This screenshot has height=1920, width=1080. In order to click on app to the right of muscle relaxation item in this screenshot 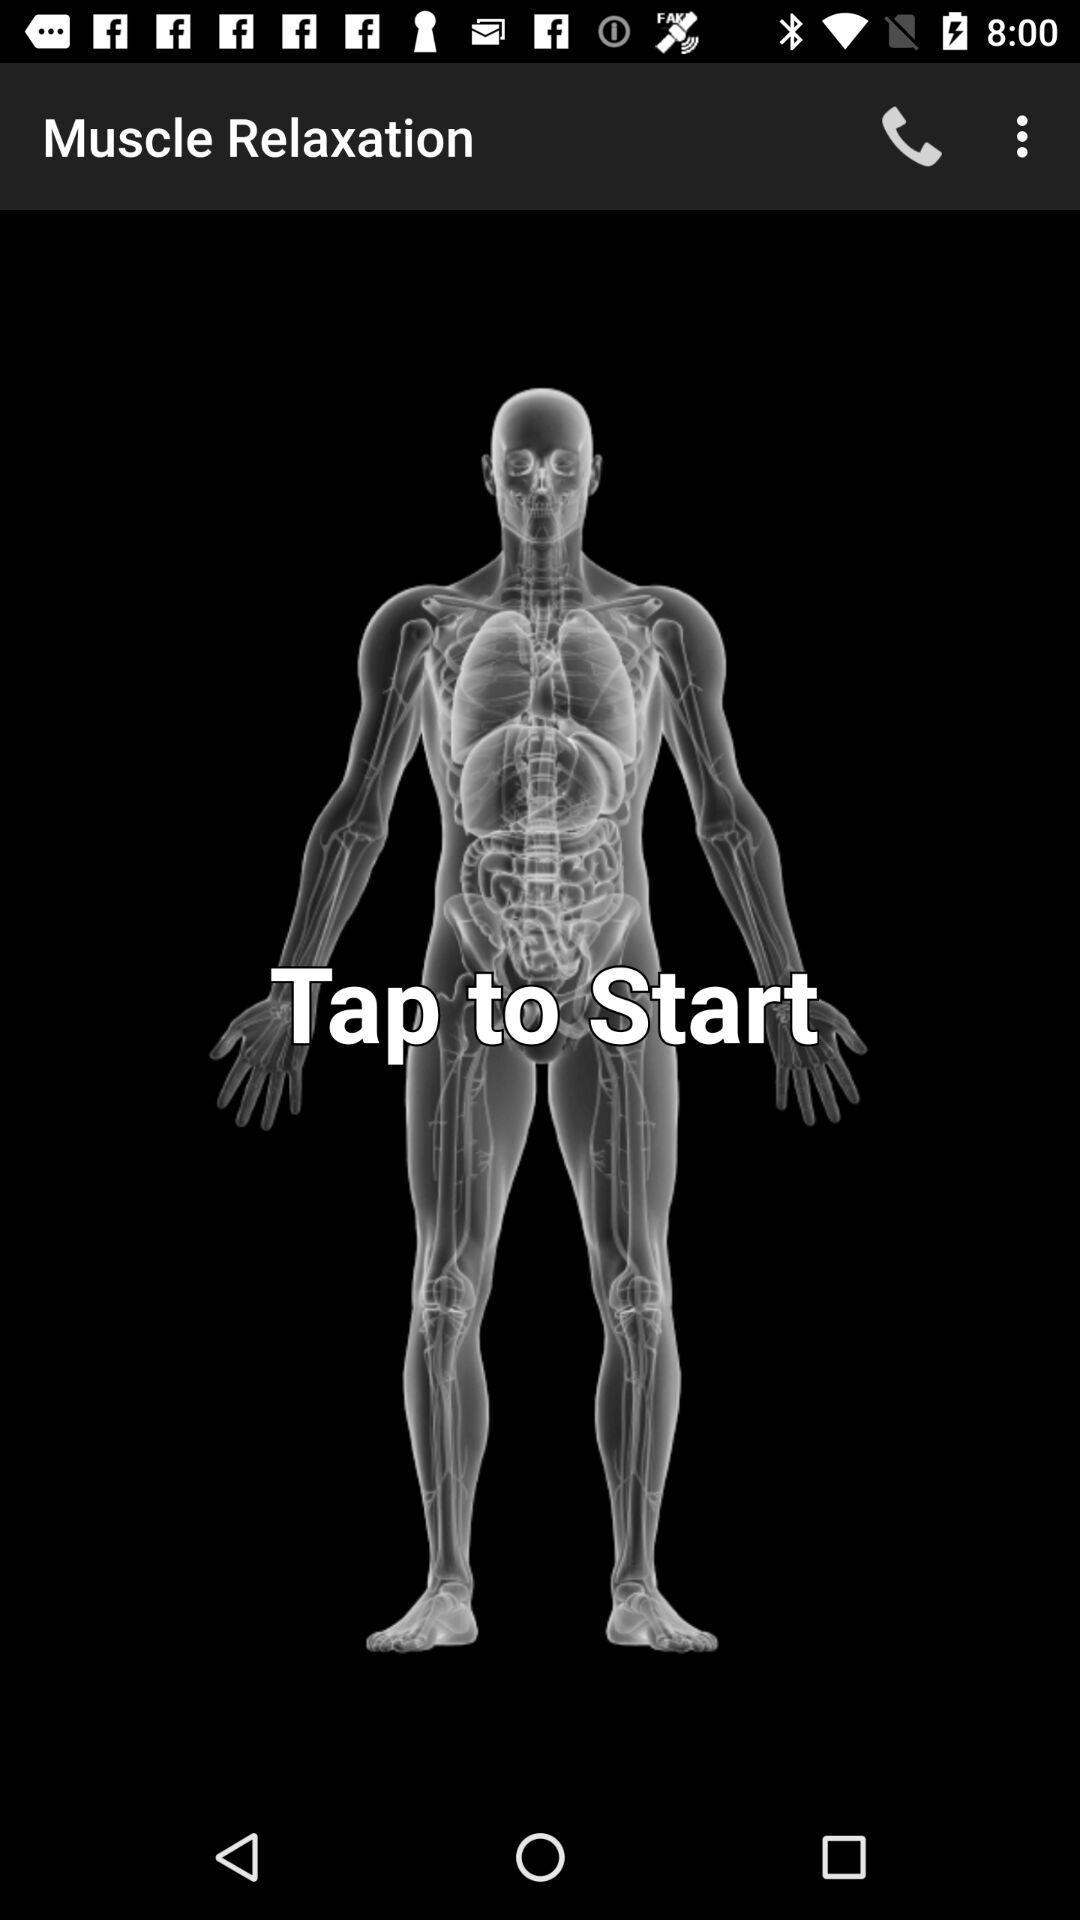, I will do `click(911, 135)`.